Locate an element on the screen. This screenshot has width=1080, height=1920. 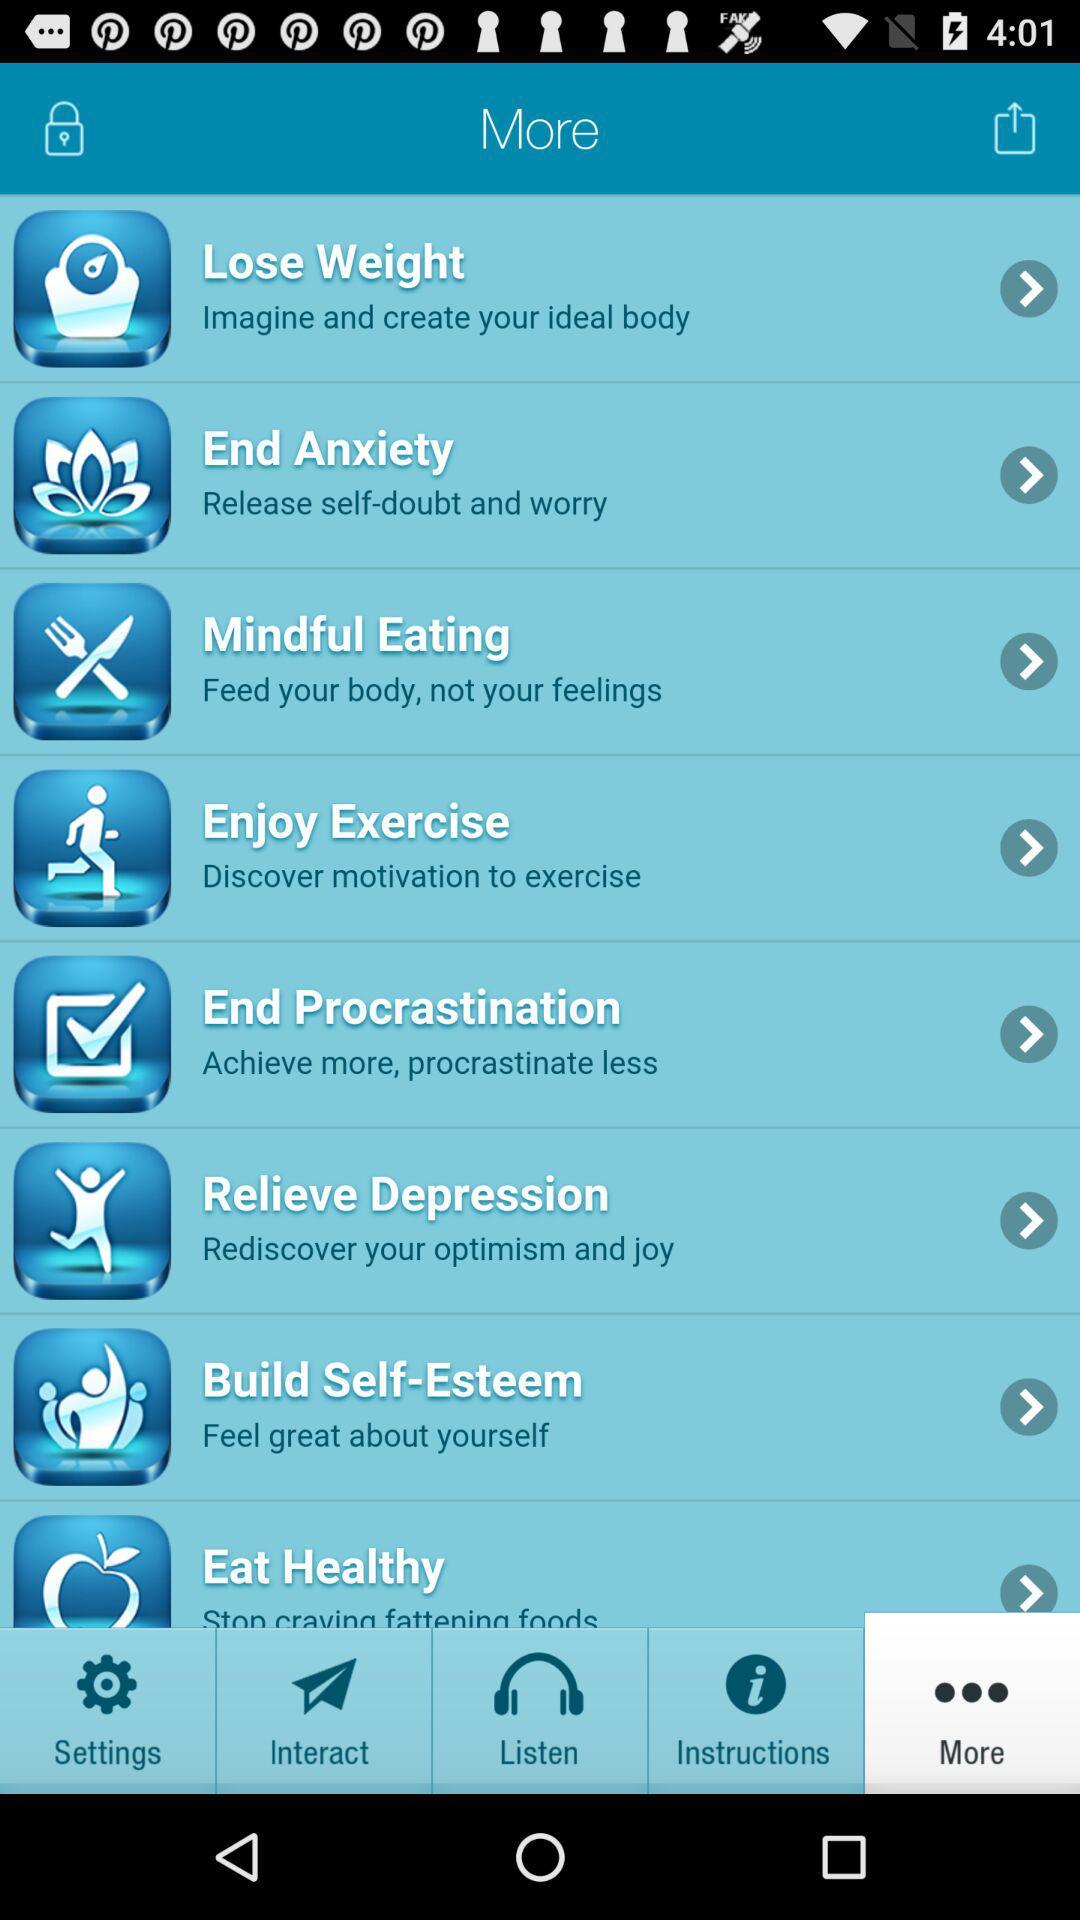
instructions is located at coordinates (756, 1701).